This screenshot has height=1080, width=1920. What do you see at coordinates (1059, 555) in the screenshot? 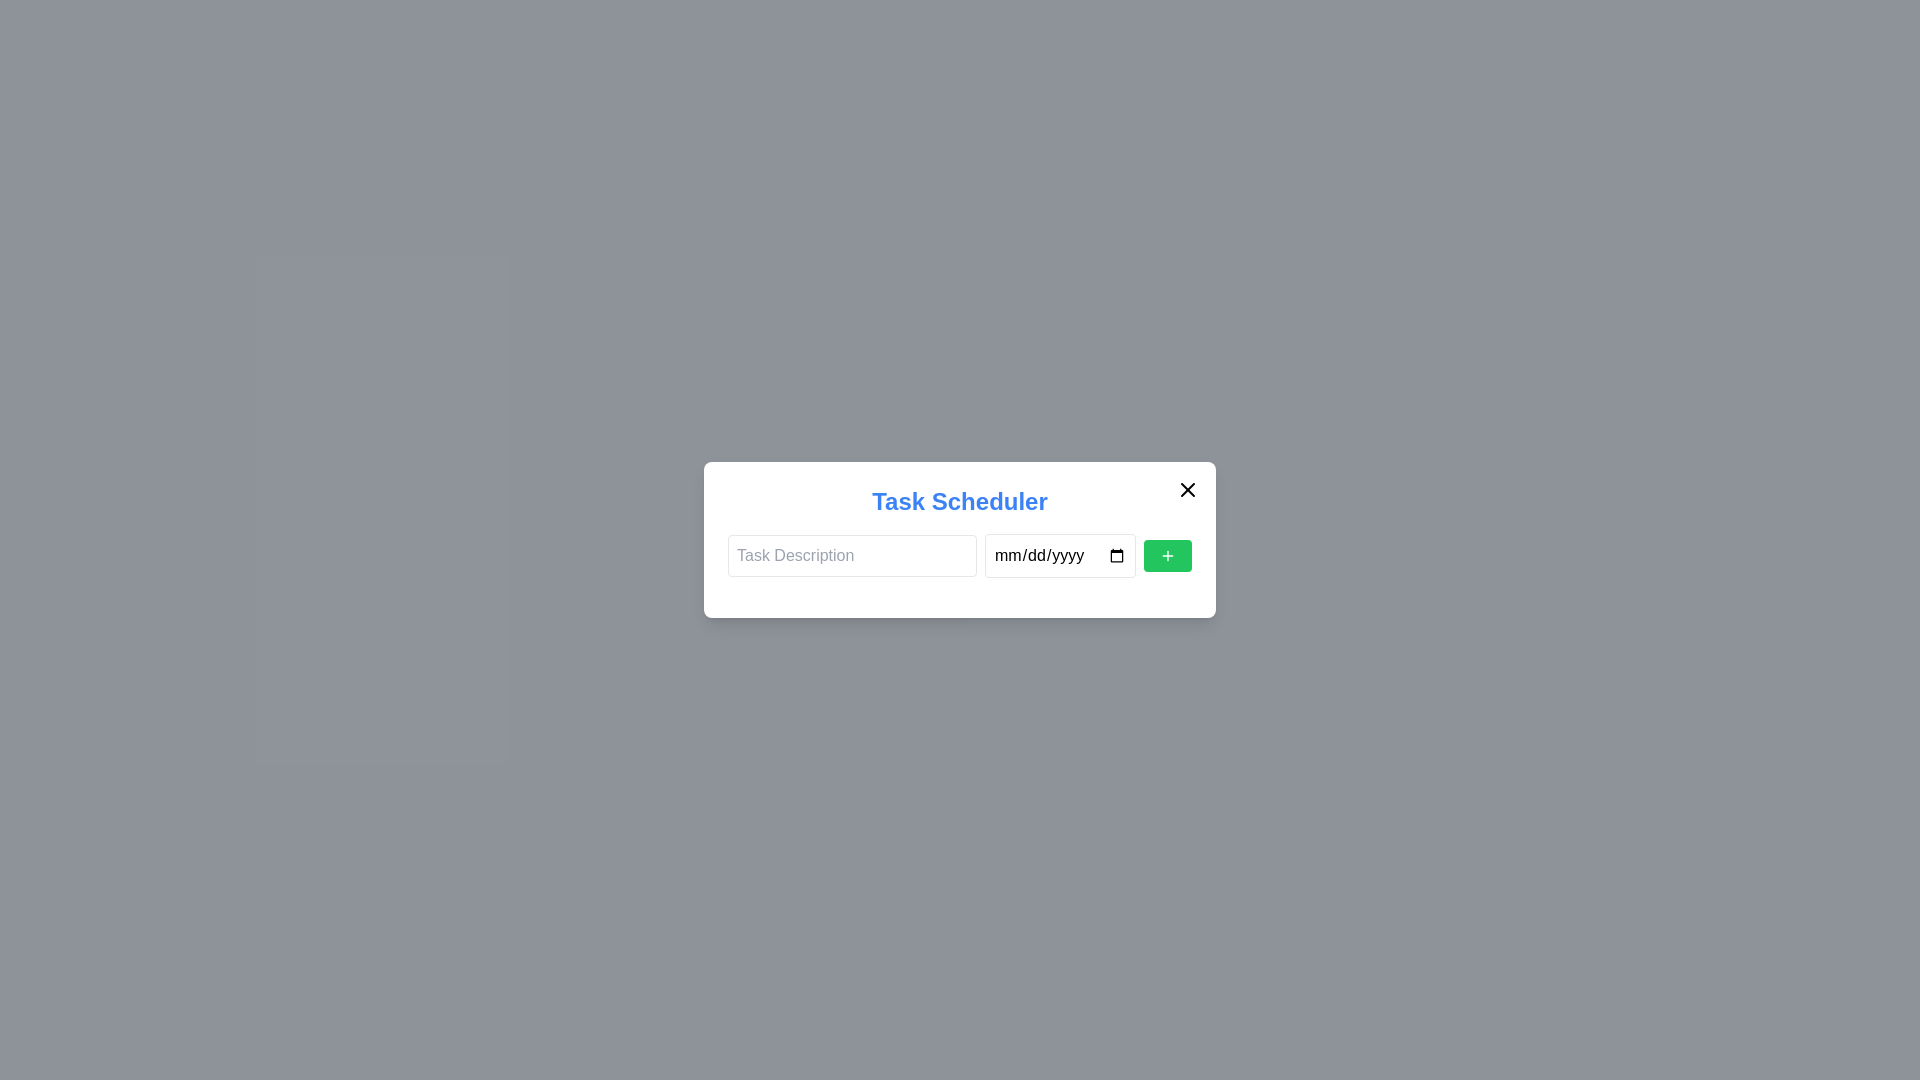
I see `the Date input field, which is a rectangular input with rounded corners, a placeholder displaying 'mm/dd/yyyy', and a calendar icon on the right side, located below the 'Task Scheduler' header and between a text input field and a green button` at bounding box center [1059, 555].